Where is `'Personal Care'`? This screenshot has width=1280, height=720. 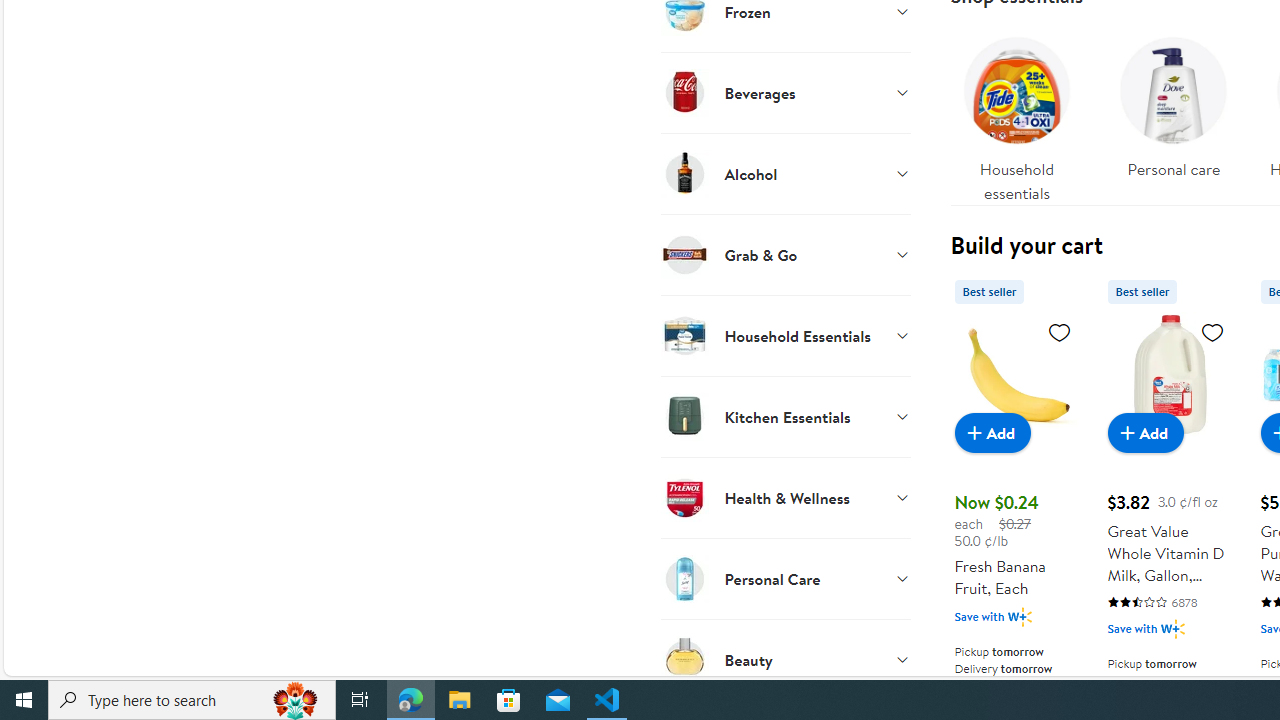 'Personal Care' is located at coordinates (784, 578).